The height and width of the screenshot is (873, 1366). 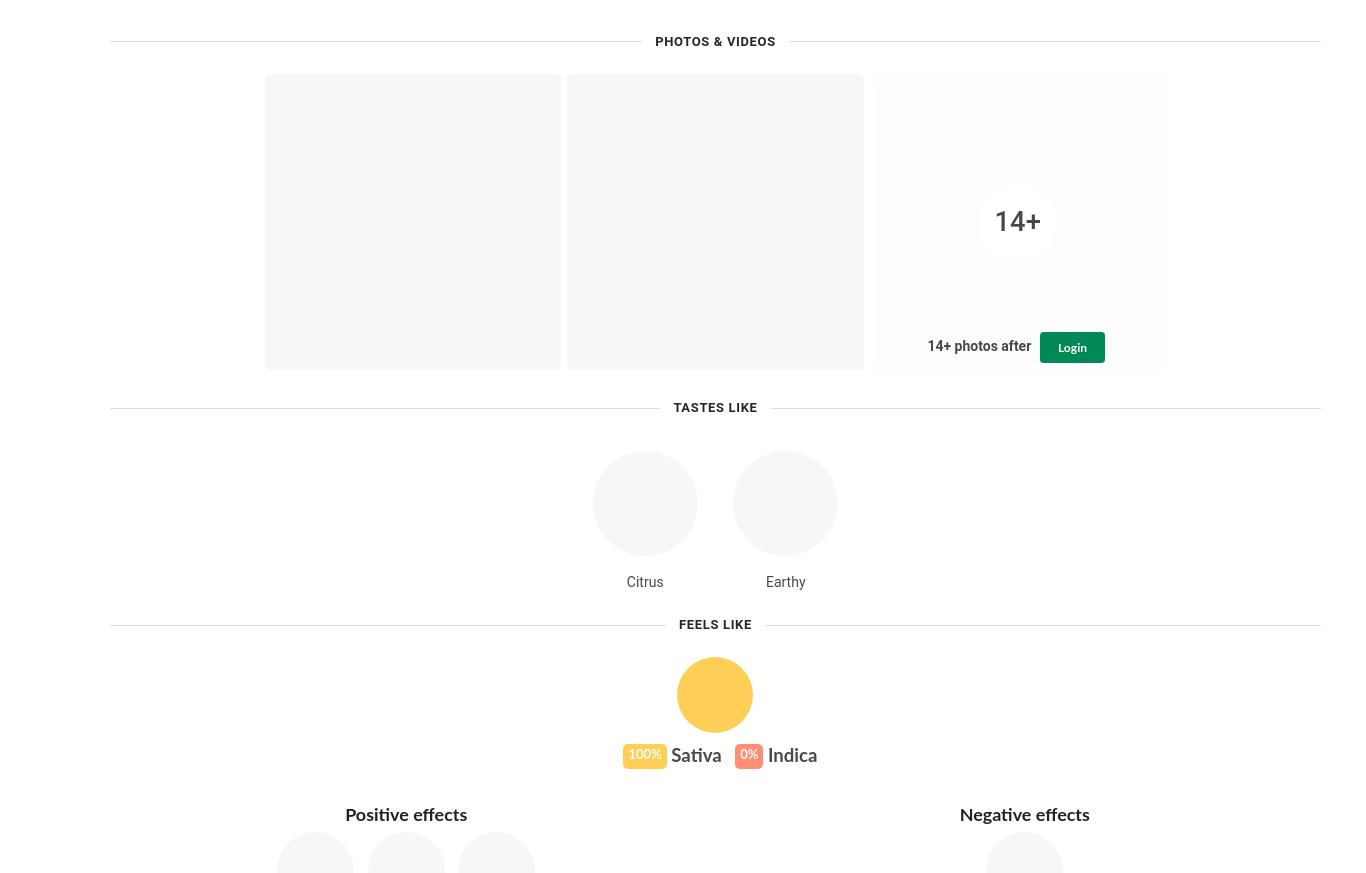 I want to click on 'Earthy', so click(x=785, y=581).